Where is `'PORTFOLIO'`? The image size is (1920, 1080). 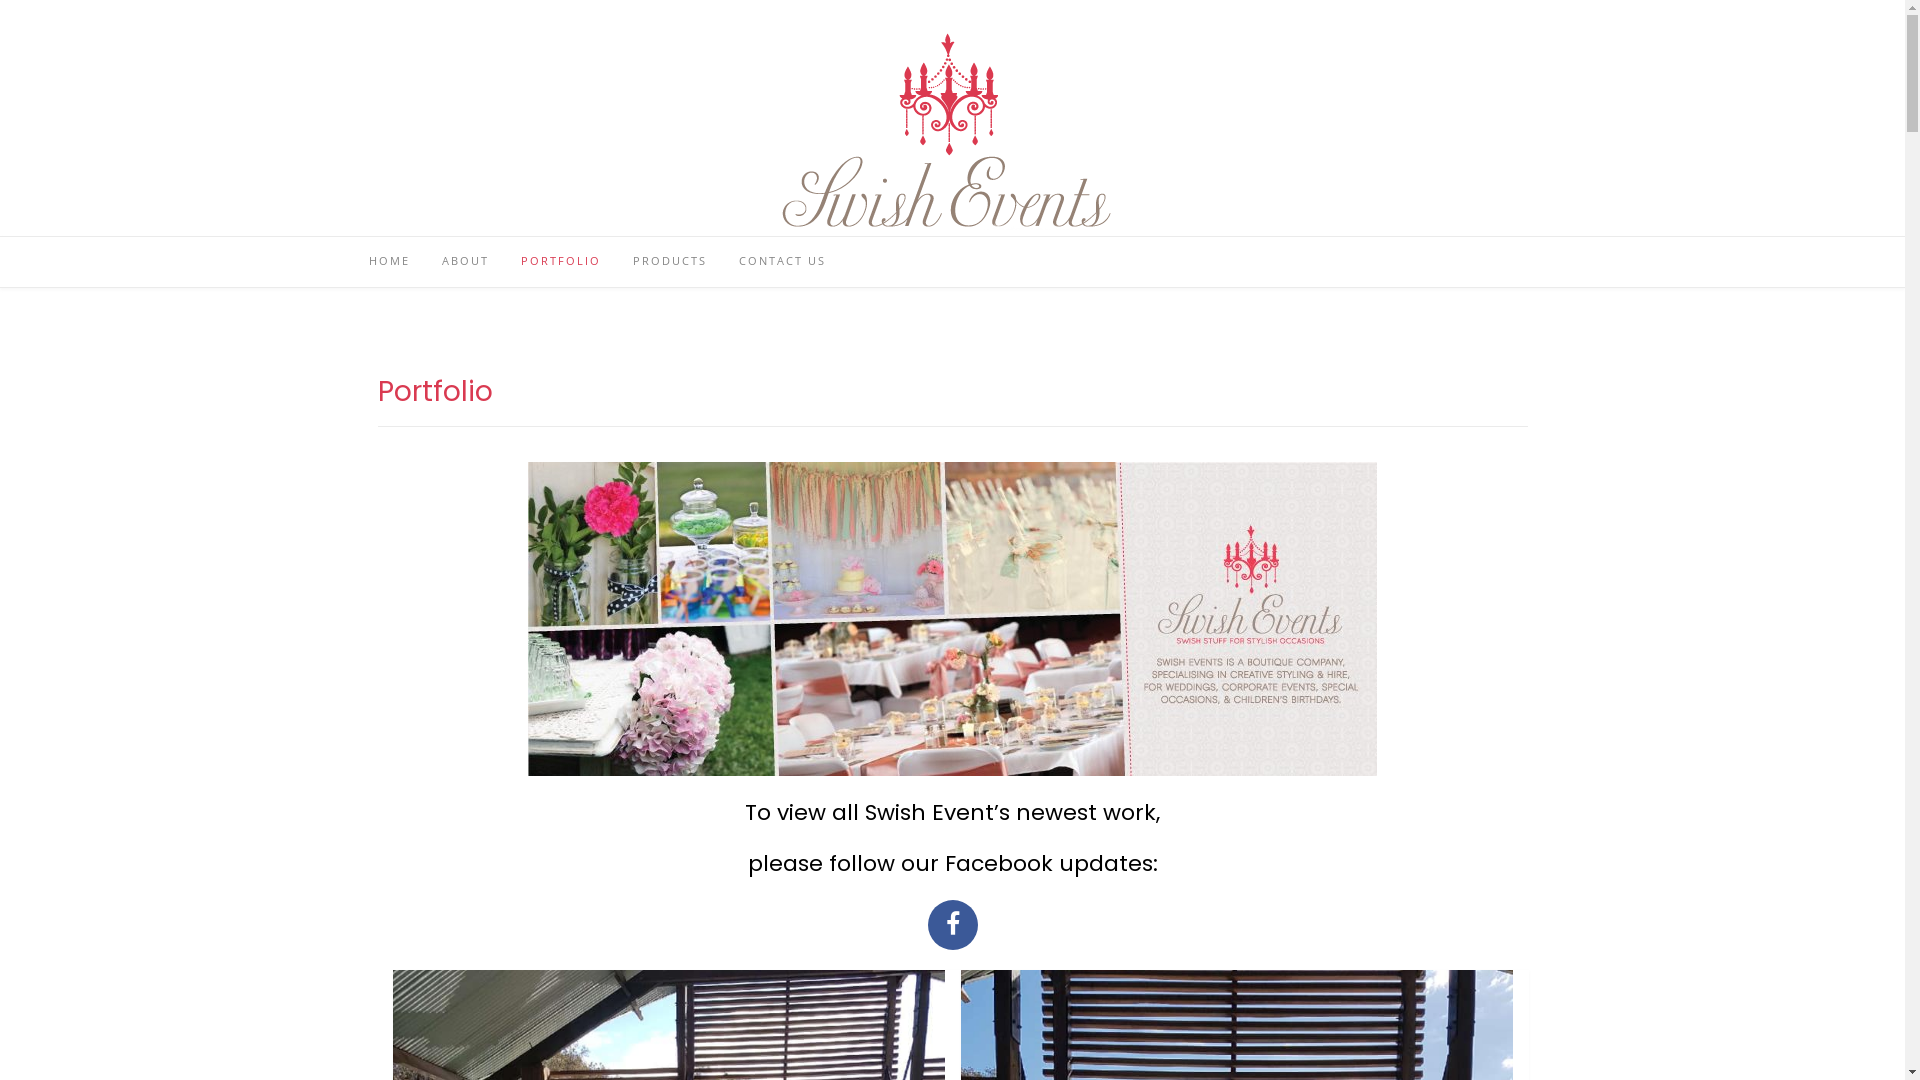
'PORTFOLIO' is located at coordinates (560, 261).